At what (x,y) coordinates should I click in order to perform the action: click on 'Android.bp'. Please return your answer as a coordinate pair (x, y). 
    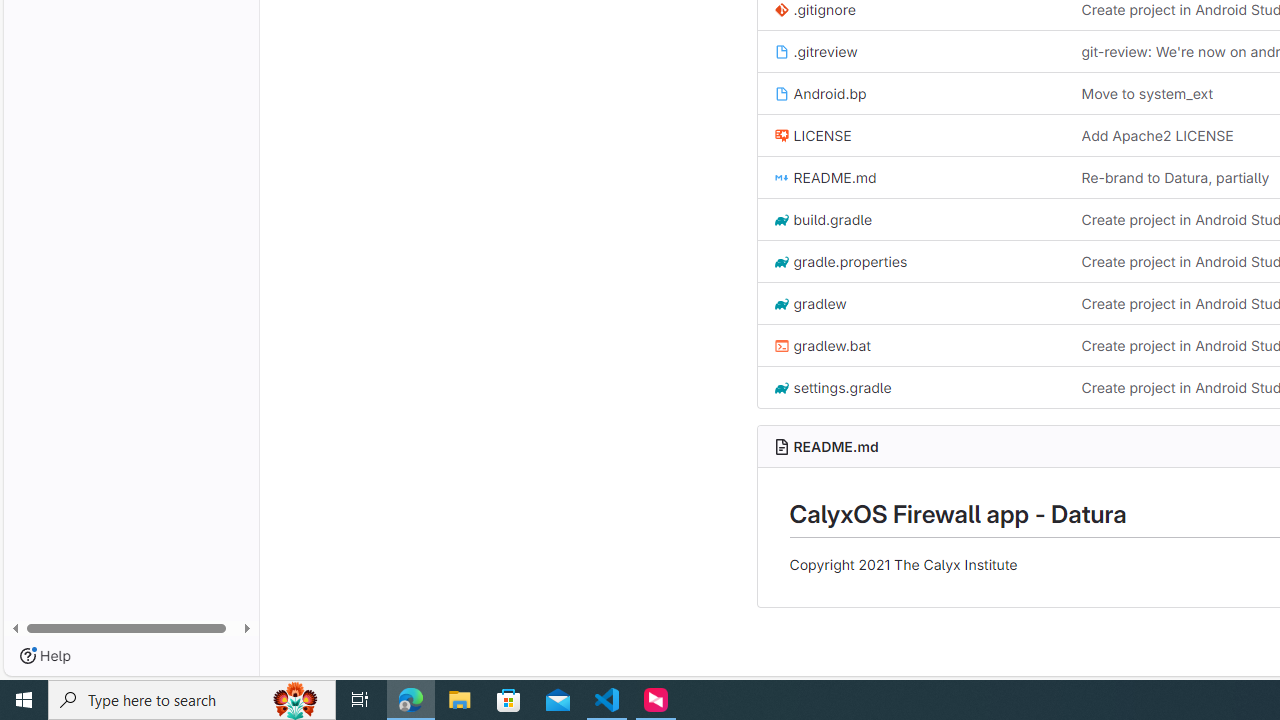
    Looking at the image, I should click on (819, 93).